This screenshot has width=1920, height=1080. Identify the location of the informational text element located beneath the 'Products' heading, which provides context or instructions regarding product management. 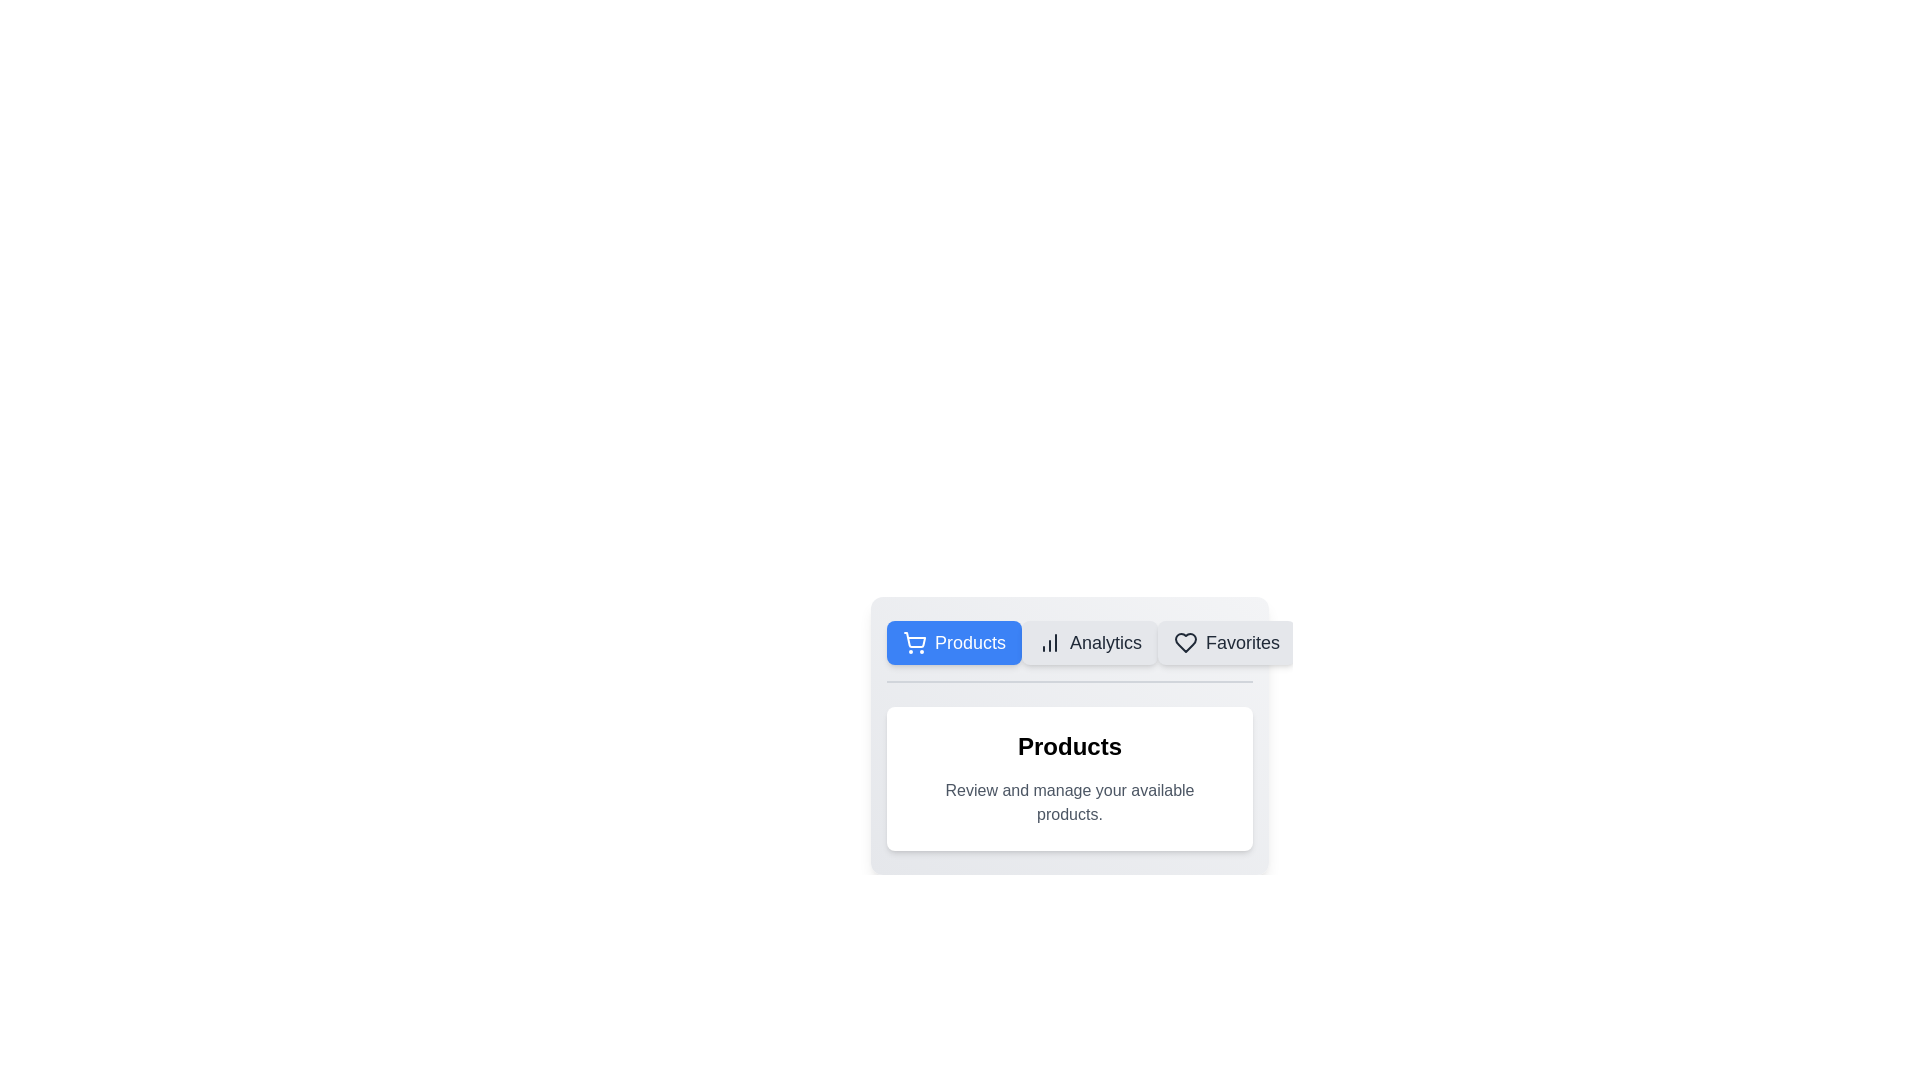
(1069, 801).